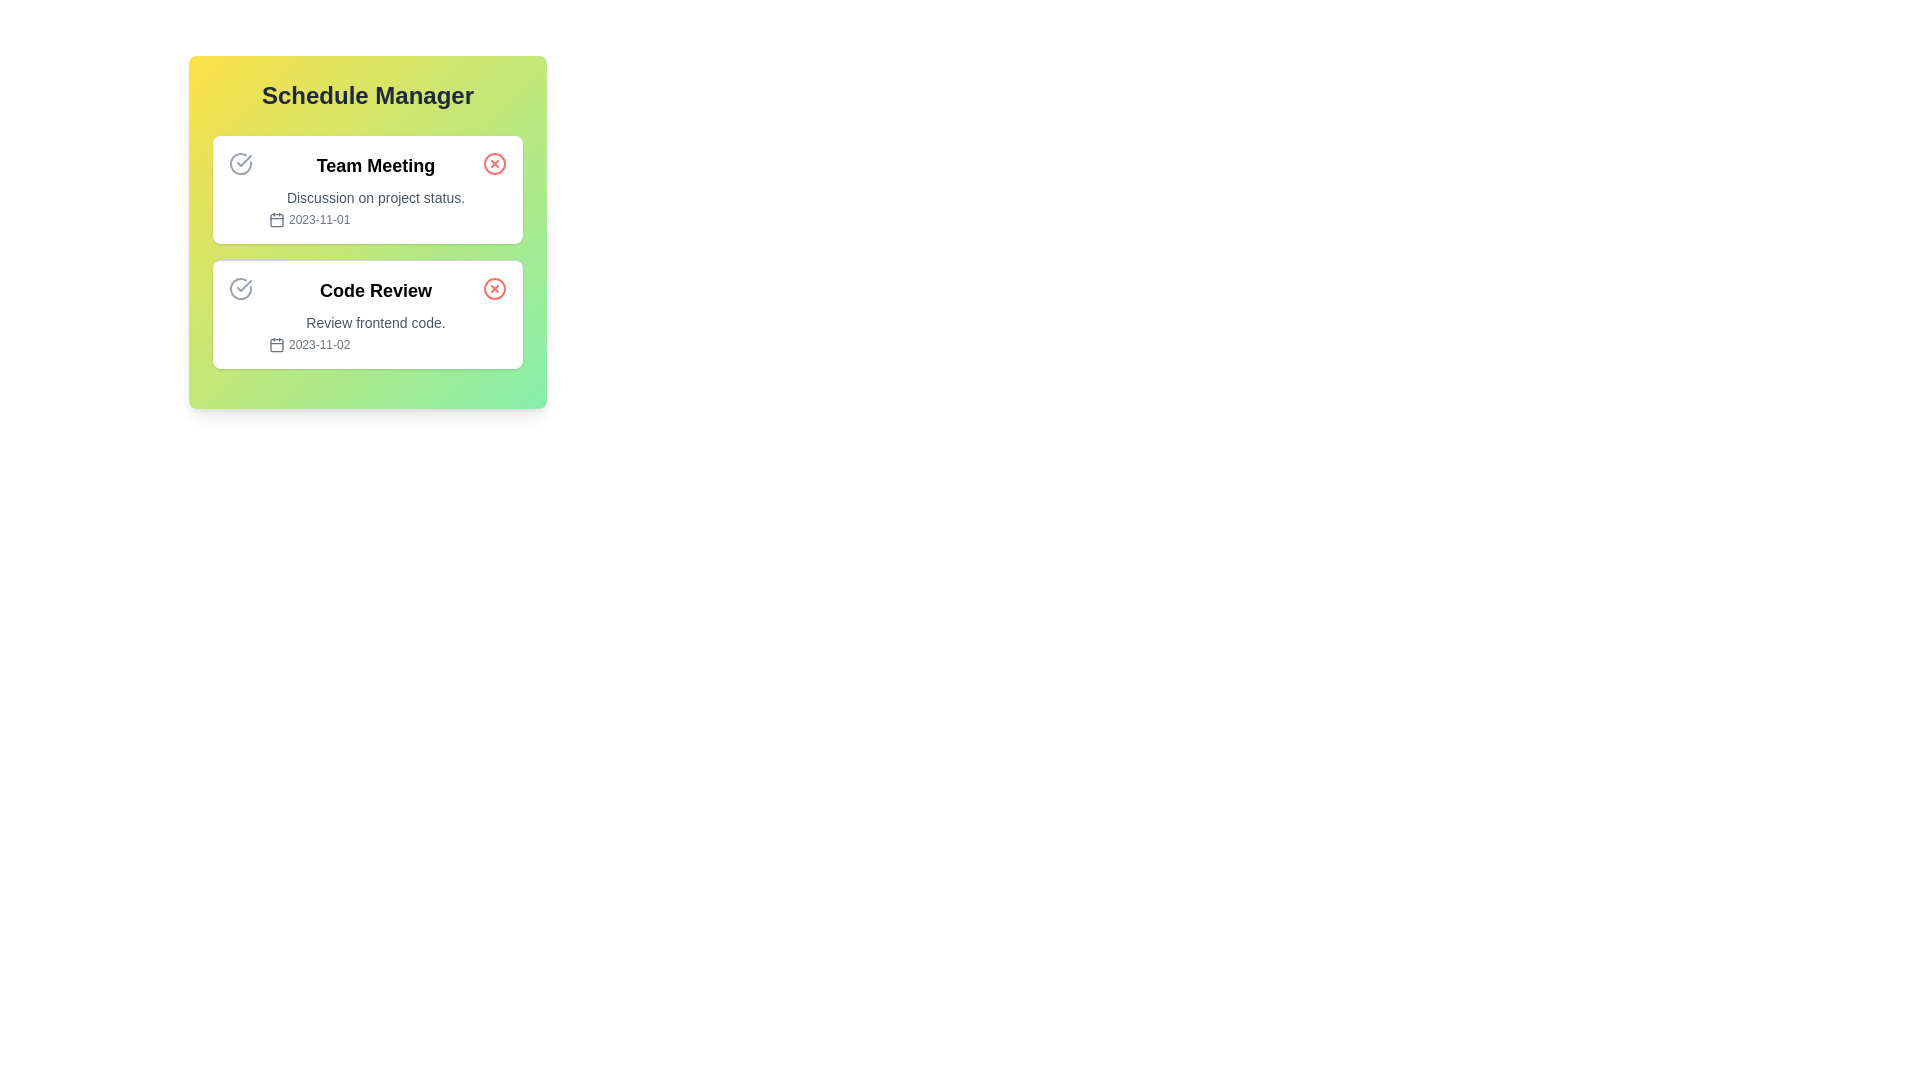 This screenshot has width=1920, height=1080. I want to click on the text that serves as a brief description of the task labeled 'Code Review', which is positioned directly beneath the heading 'Code Review' and above the text '2023-11-02', so click(375, 322).